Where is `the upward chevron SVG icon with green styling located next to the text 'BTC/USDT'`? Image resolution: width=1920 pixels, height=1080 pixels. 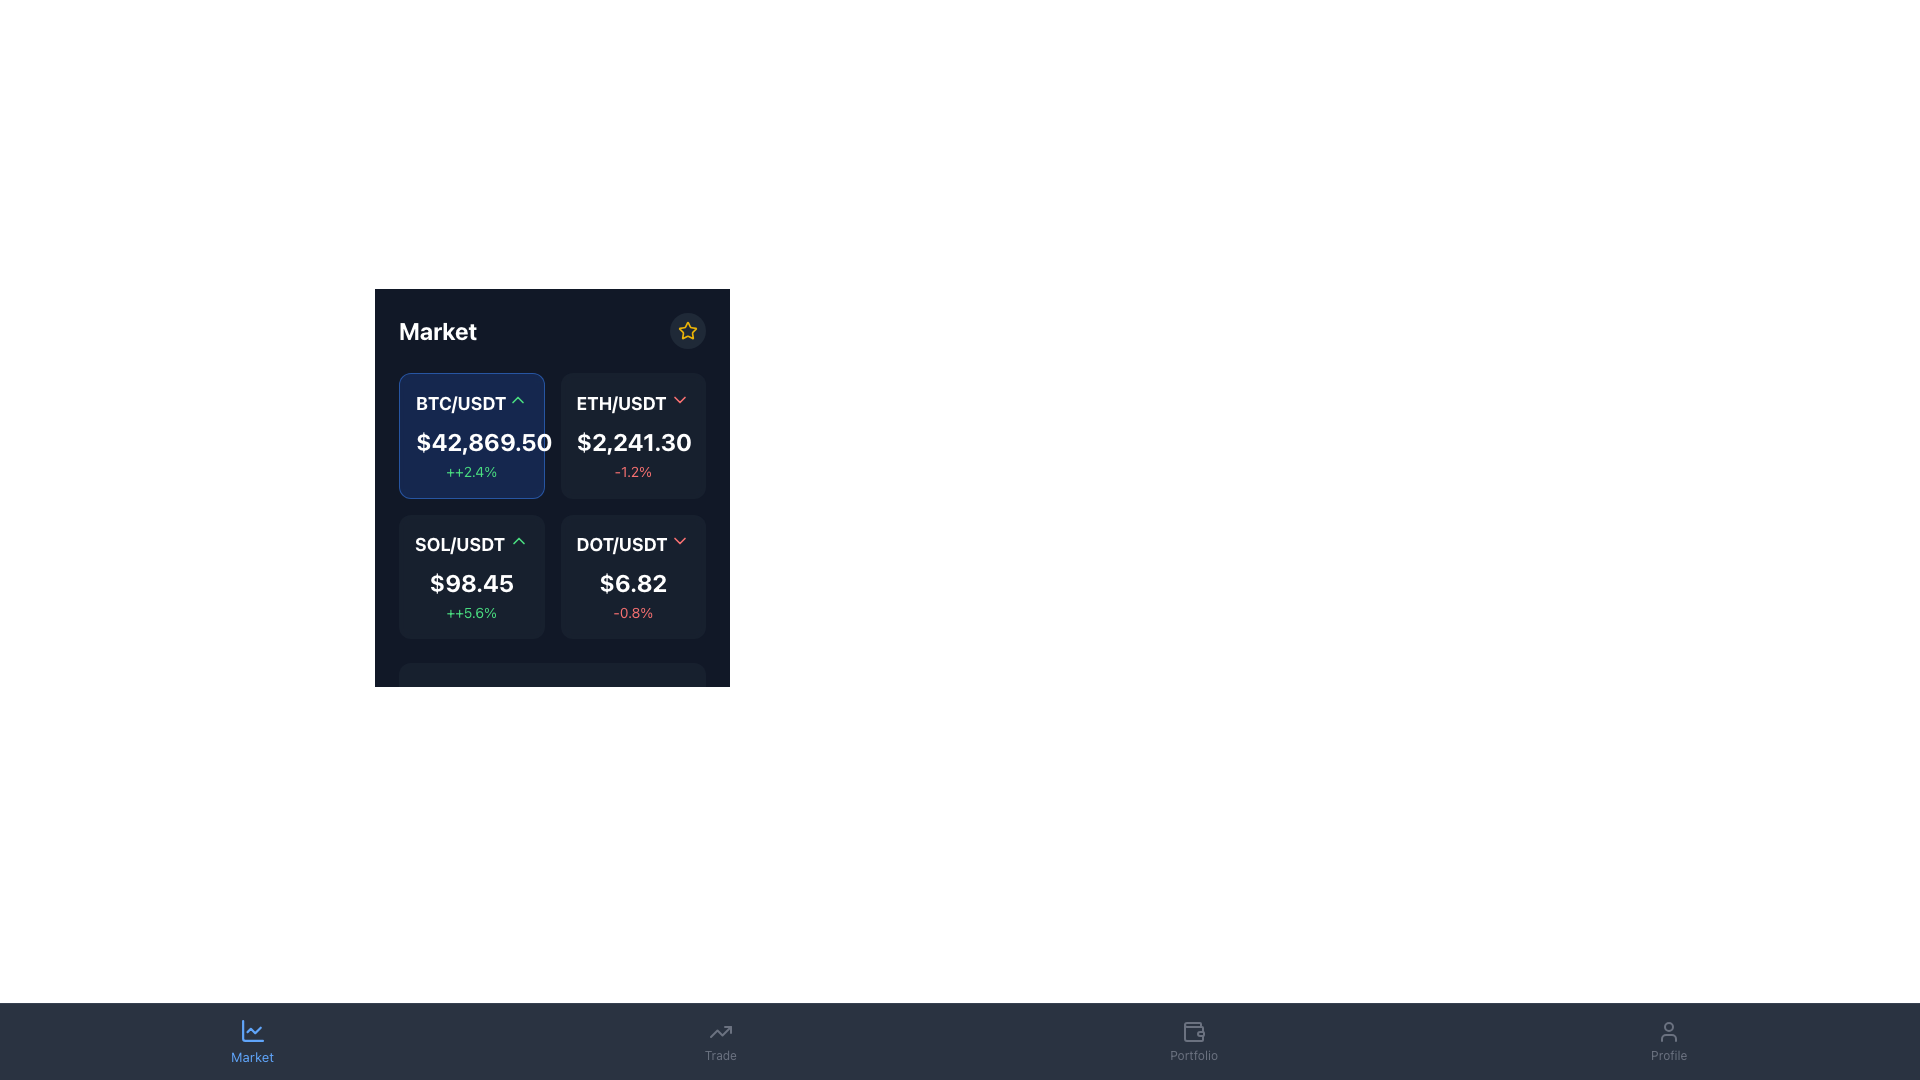
the upward chevron SVG icon with green styling located next to the text 'BTC/USDT' is located at coordinates (517, 400).